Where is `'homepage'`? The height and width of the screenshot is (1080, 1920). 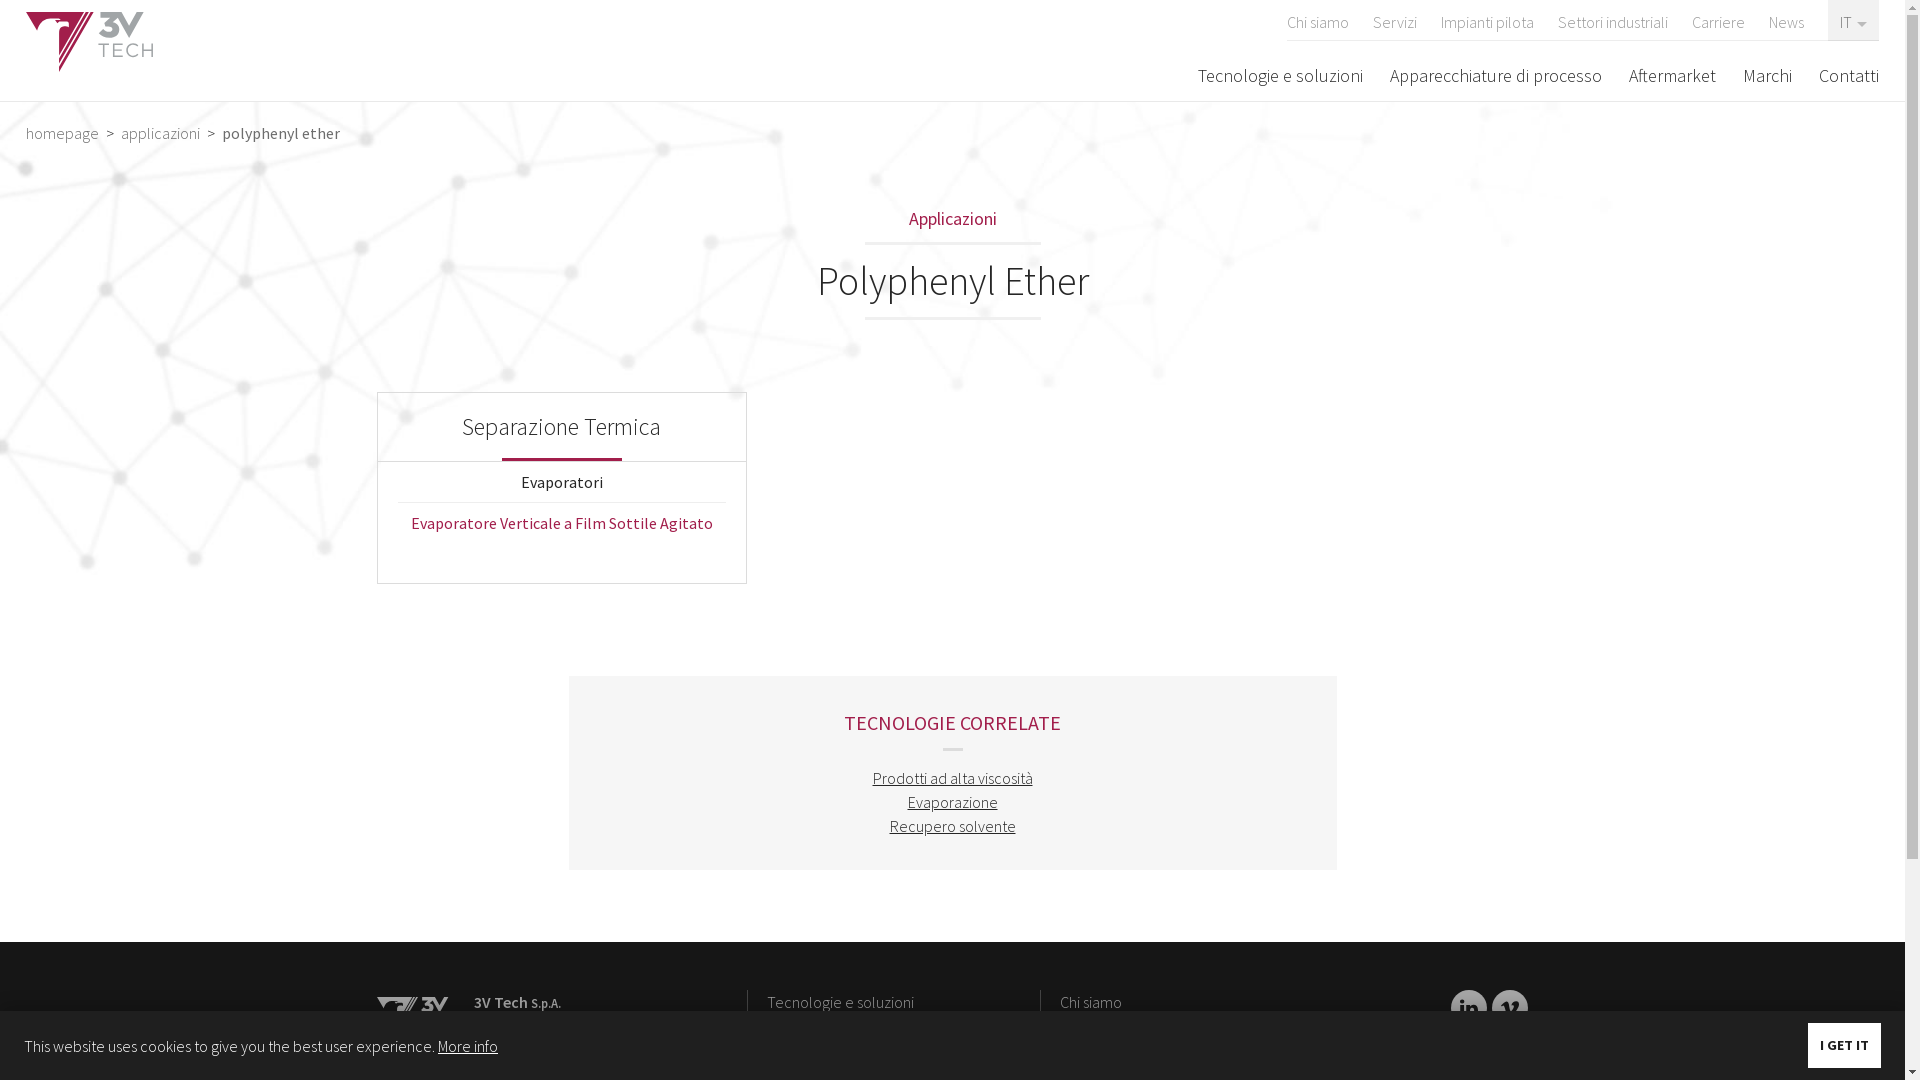
'homepage' is located at coordinates (64, 132).